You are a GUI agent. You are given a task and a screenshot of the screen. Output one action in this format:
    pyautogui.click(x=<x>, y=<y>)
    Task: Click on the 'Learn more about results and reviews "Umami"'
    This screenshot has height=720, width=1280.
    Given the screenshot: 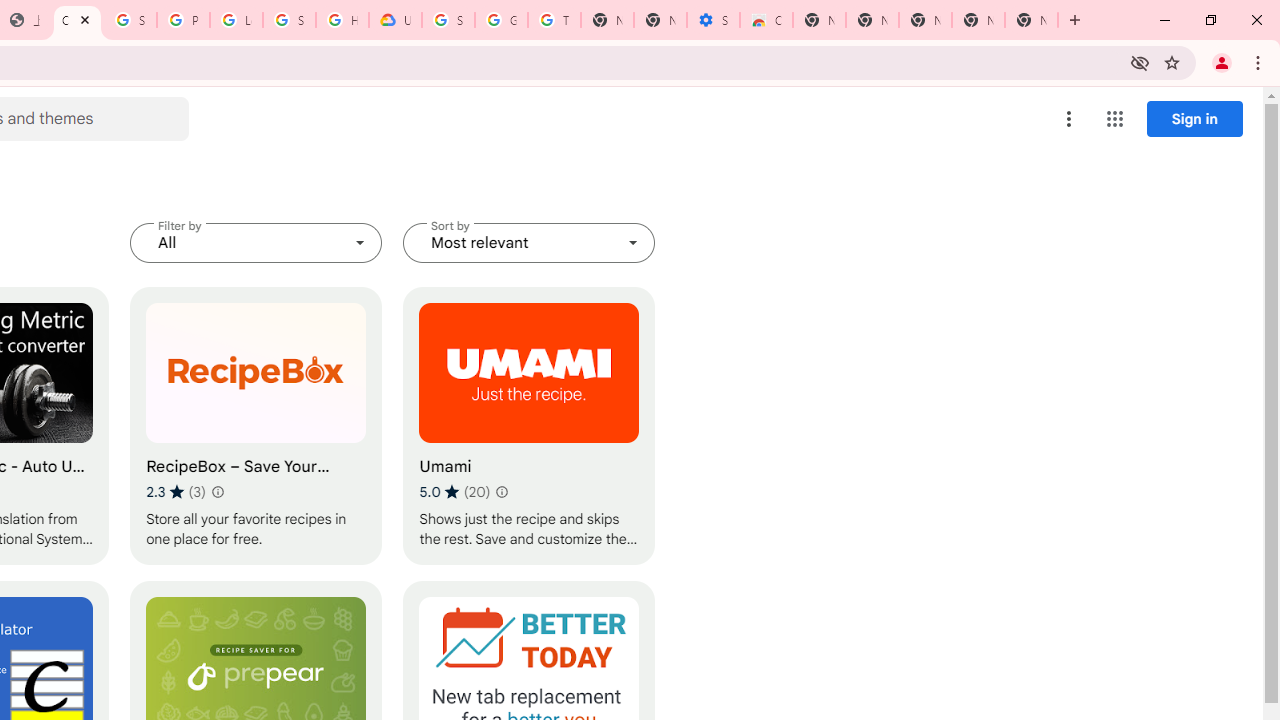 What is the action you would take?
    pyautogui.click(x=502, y=492)
    